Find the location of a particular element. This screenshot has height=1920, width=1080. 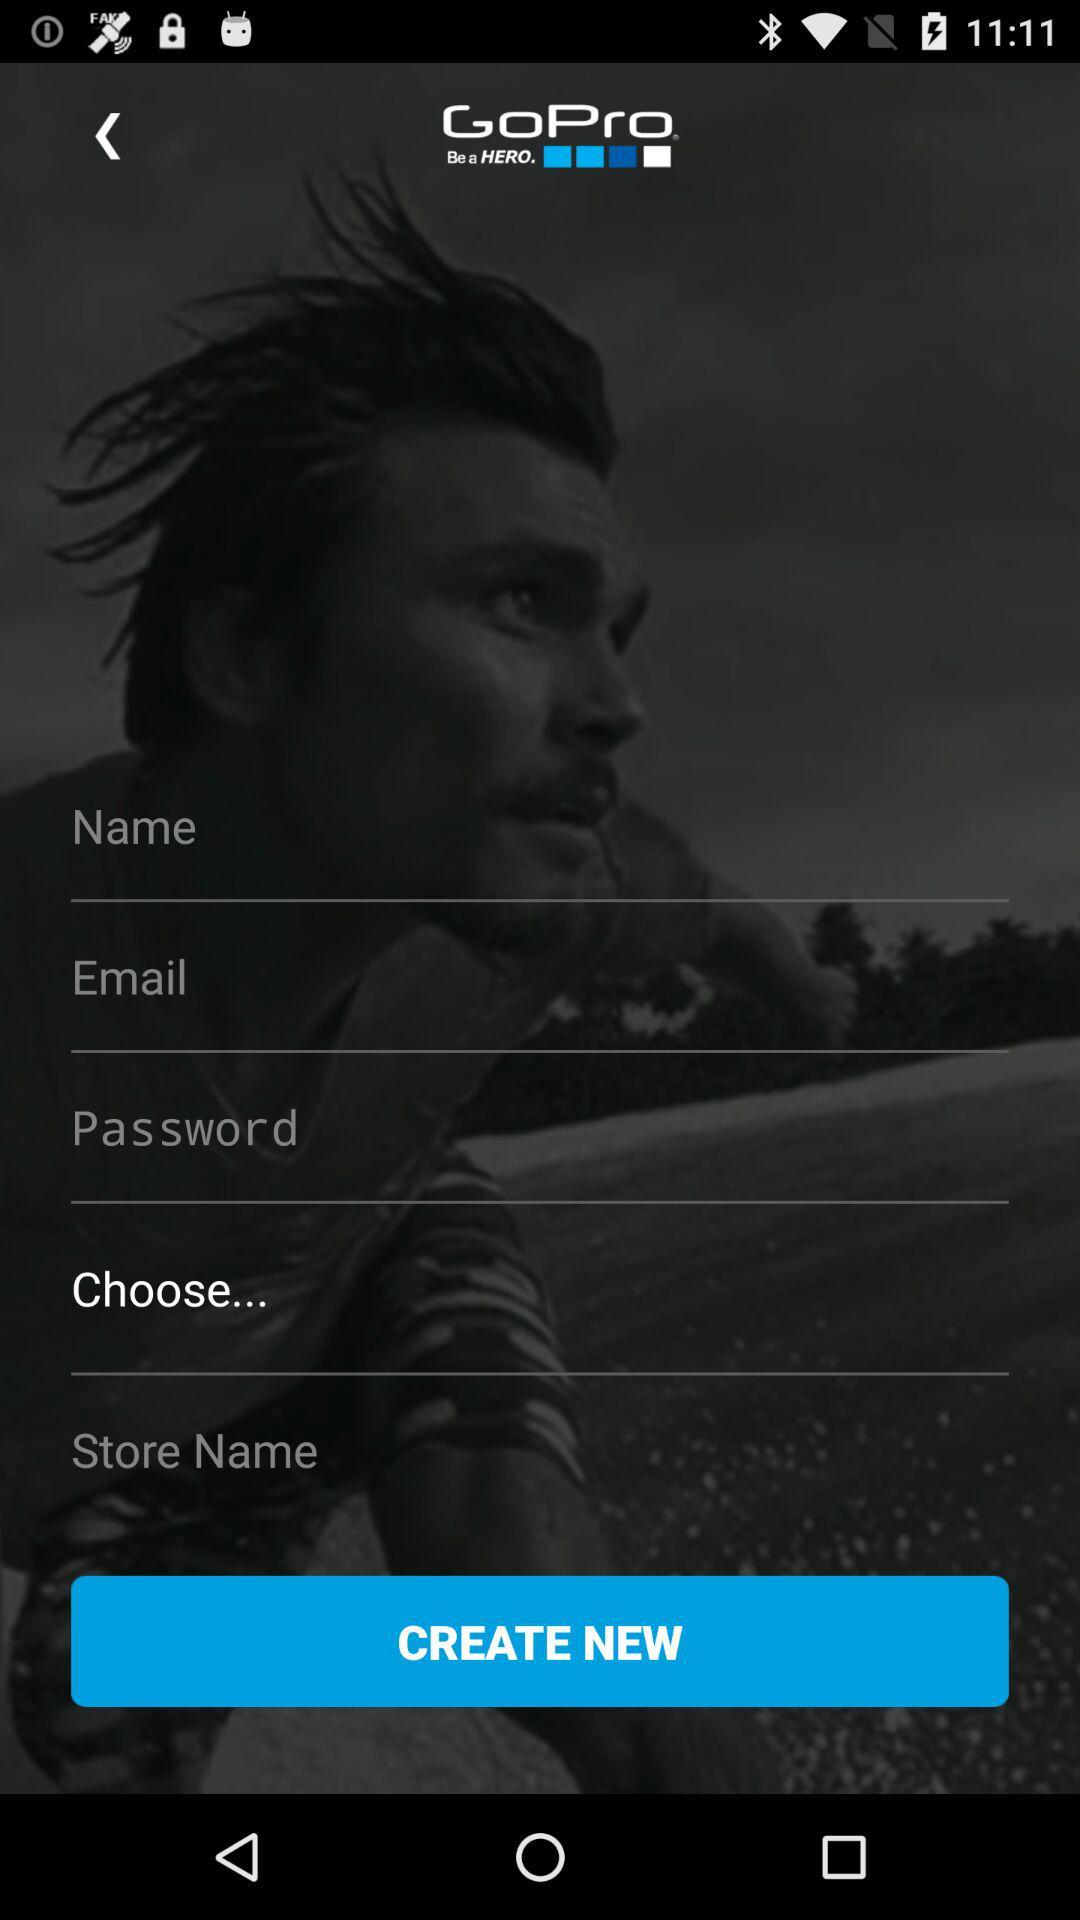

insert your name is located at coordinates (540, 825).